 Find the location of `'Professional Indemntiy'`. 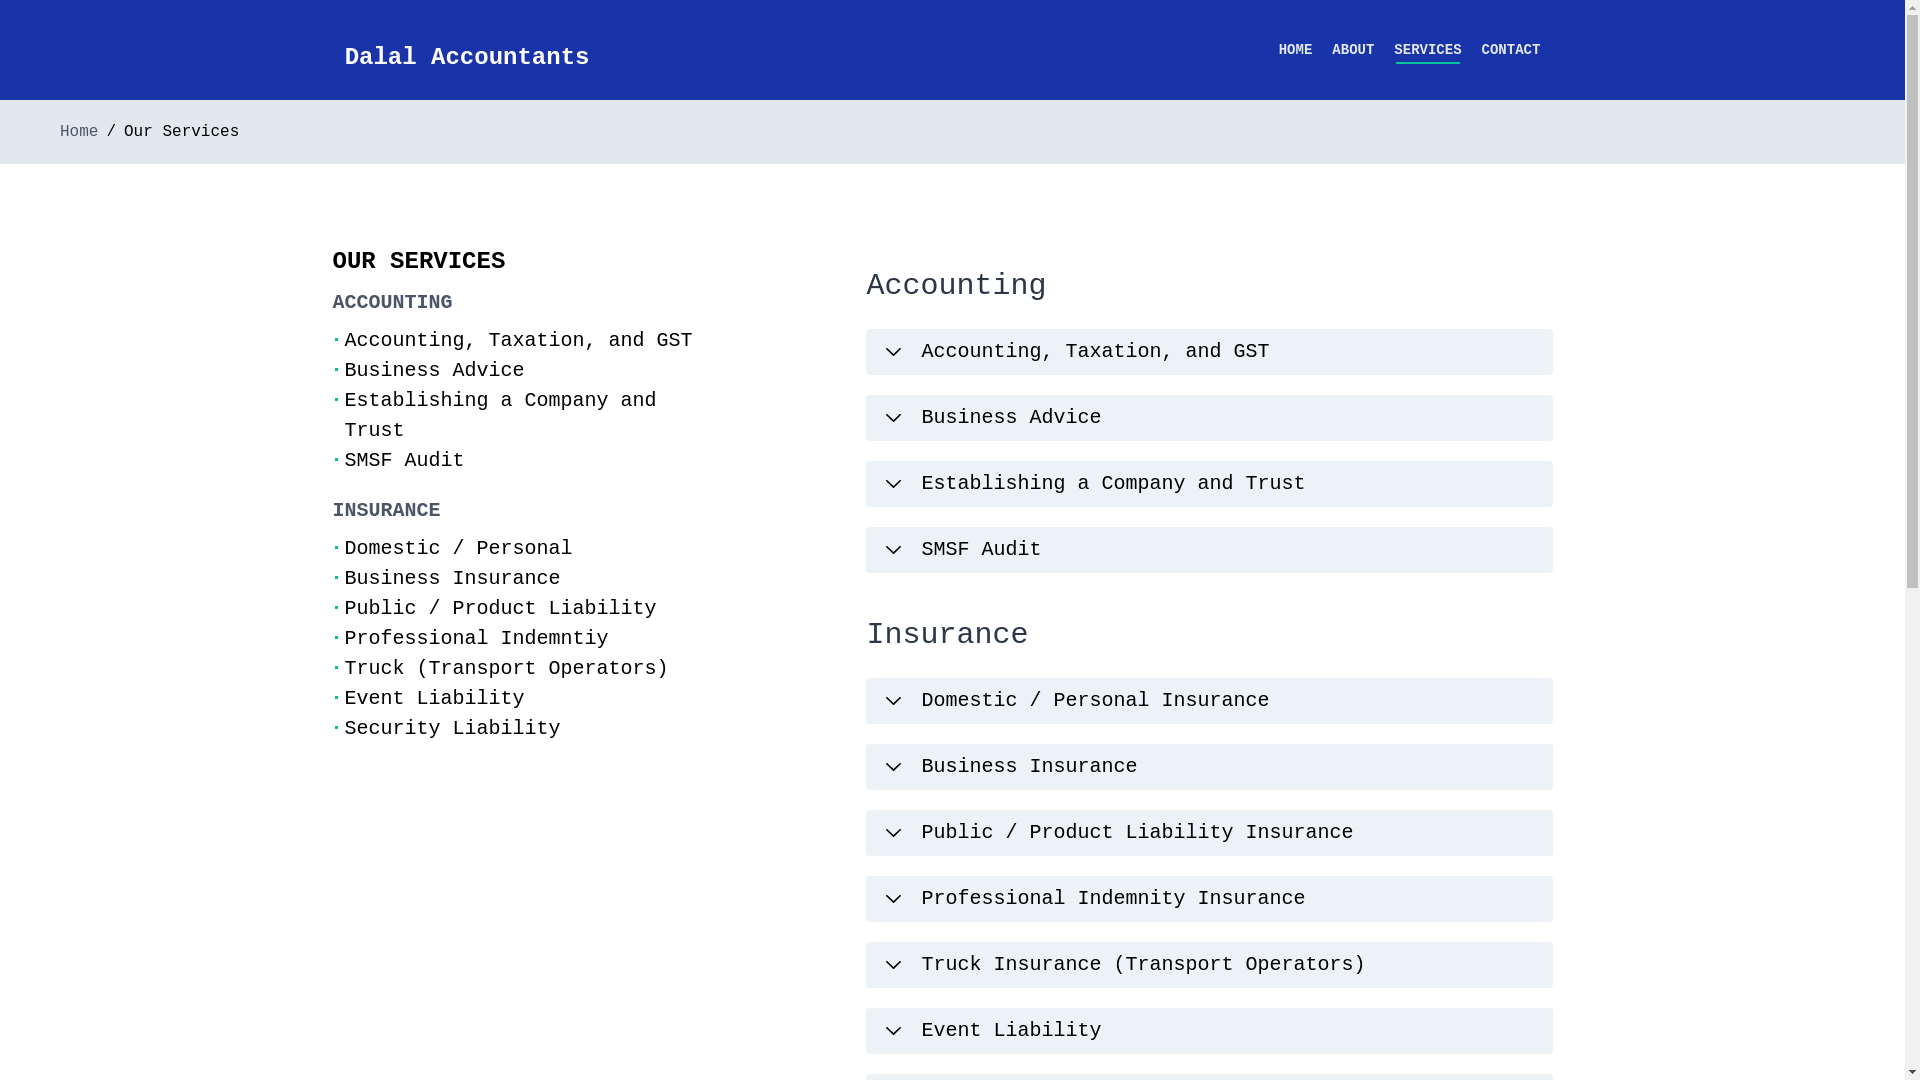

'Professional Indemntiy' is located at coordinates (474, 638).